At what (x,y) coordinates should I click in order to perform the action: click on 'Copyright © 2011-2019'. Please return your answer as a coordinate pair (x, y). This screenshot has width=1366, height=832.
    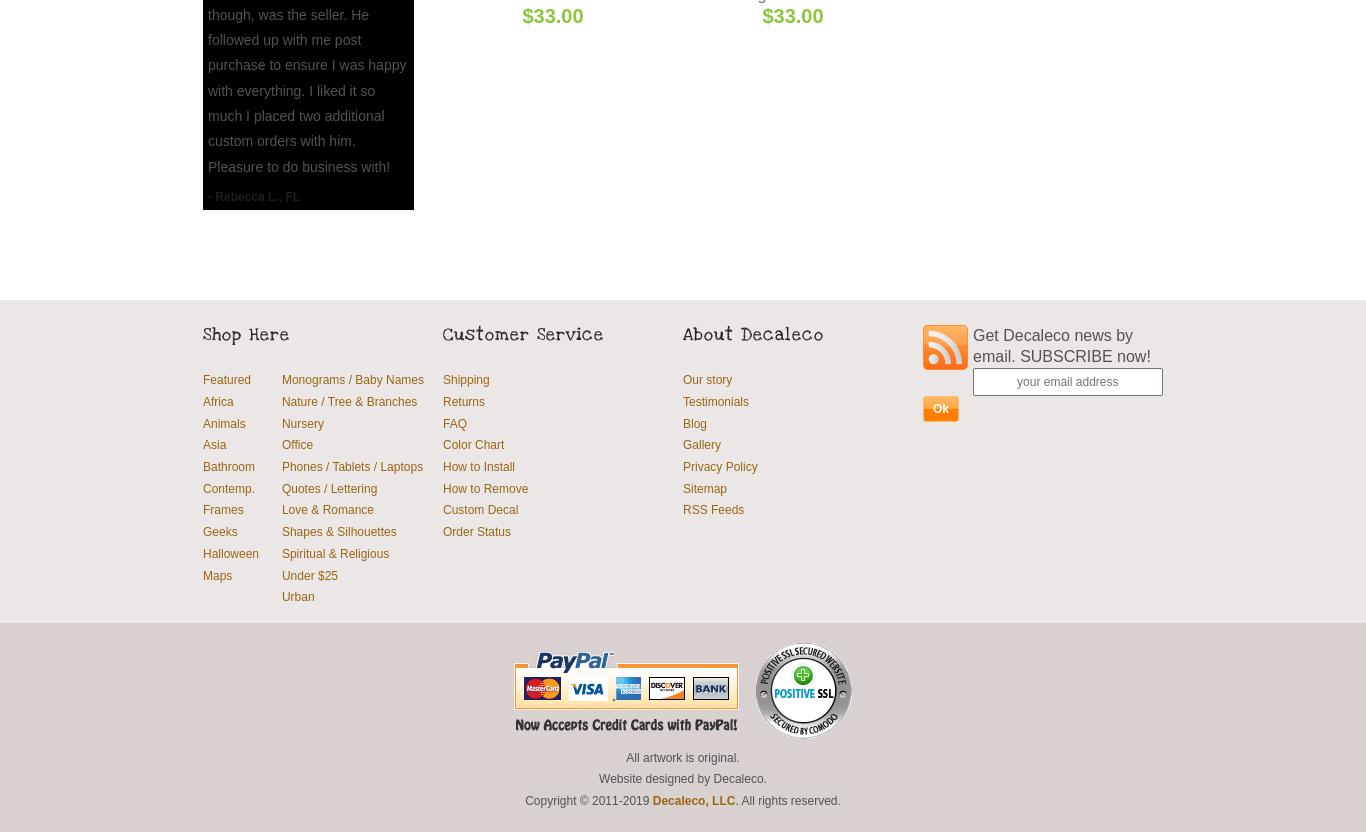
    Looking at the image, I should click on (524, 798).